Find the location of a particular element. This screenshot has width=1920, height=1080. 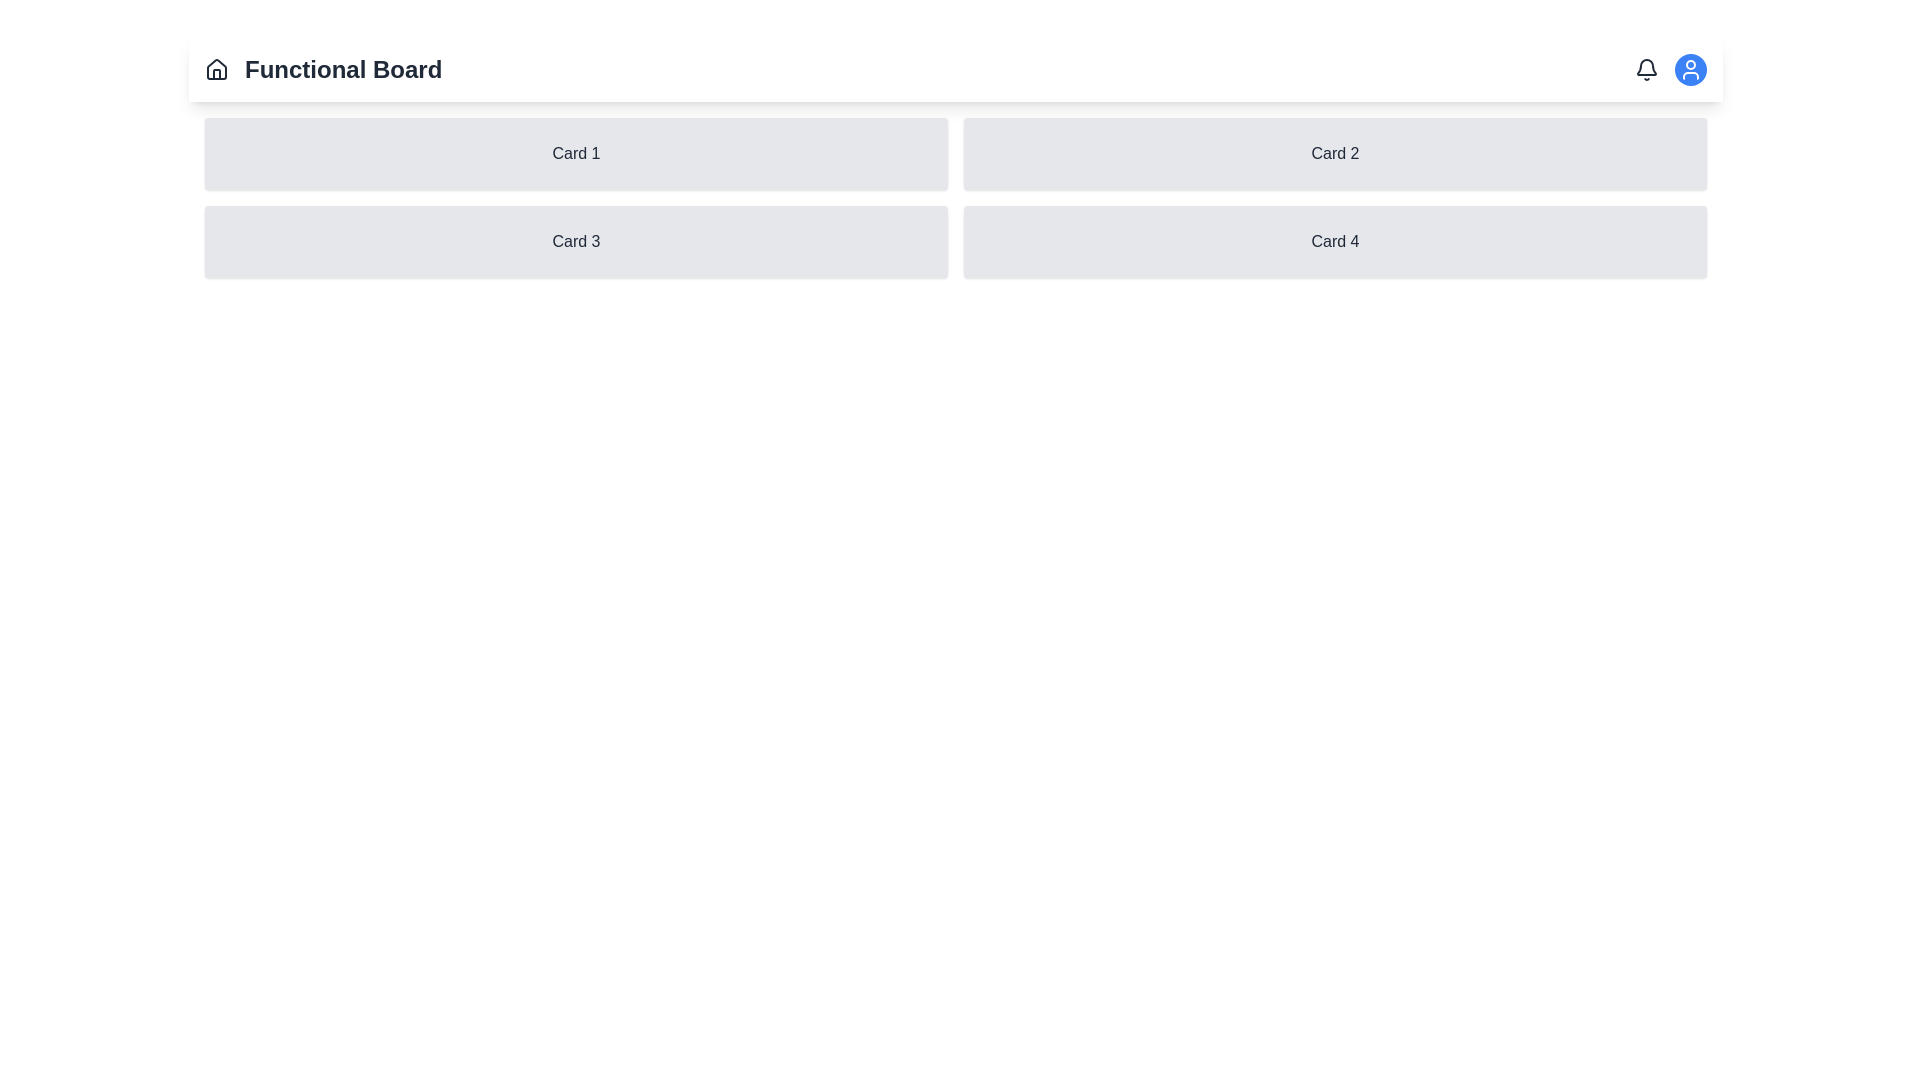

the bell icon is located at coordinates (1646, 68).